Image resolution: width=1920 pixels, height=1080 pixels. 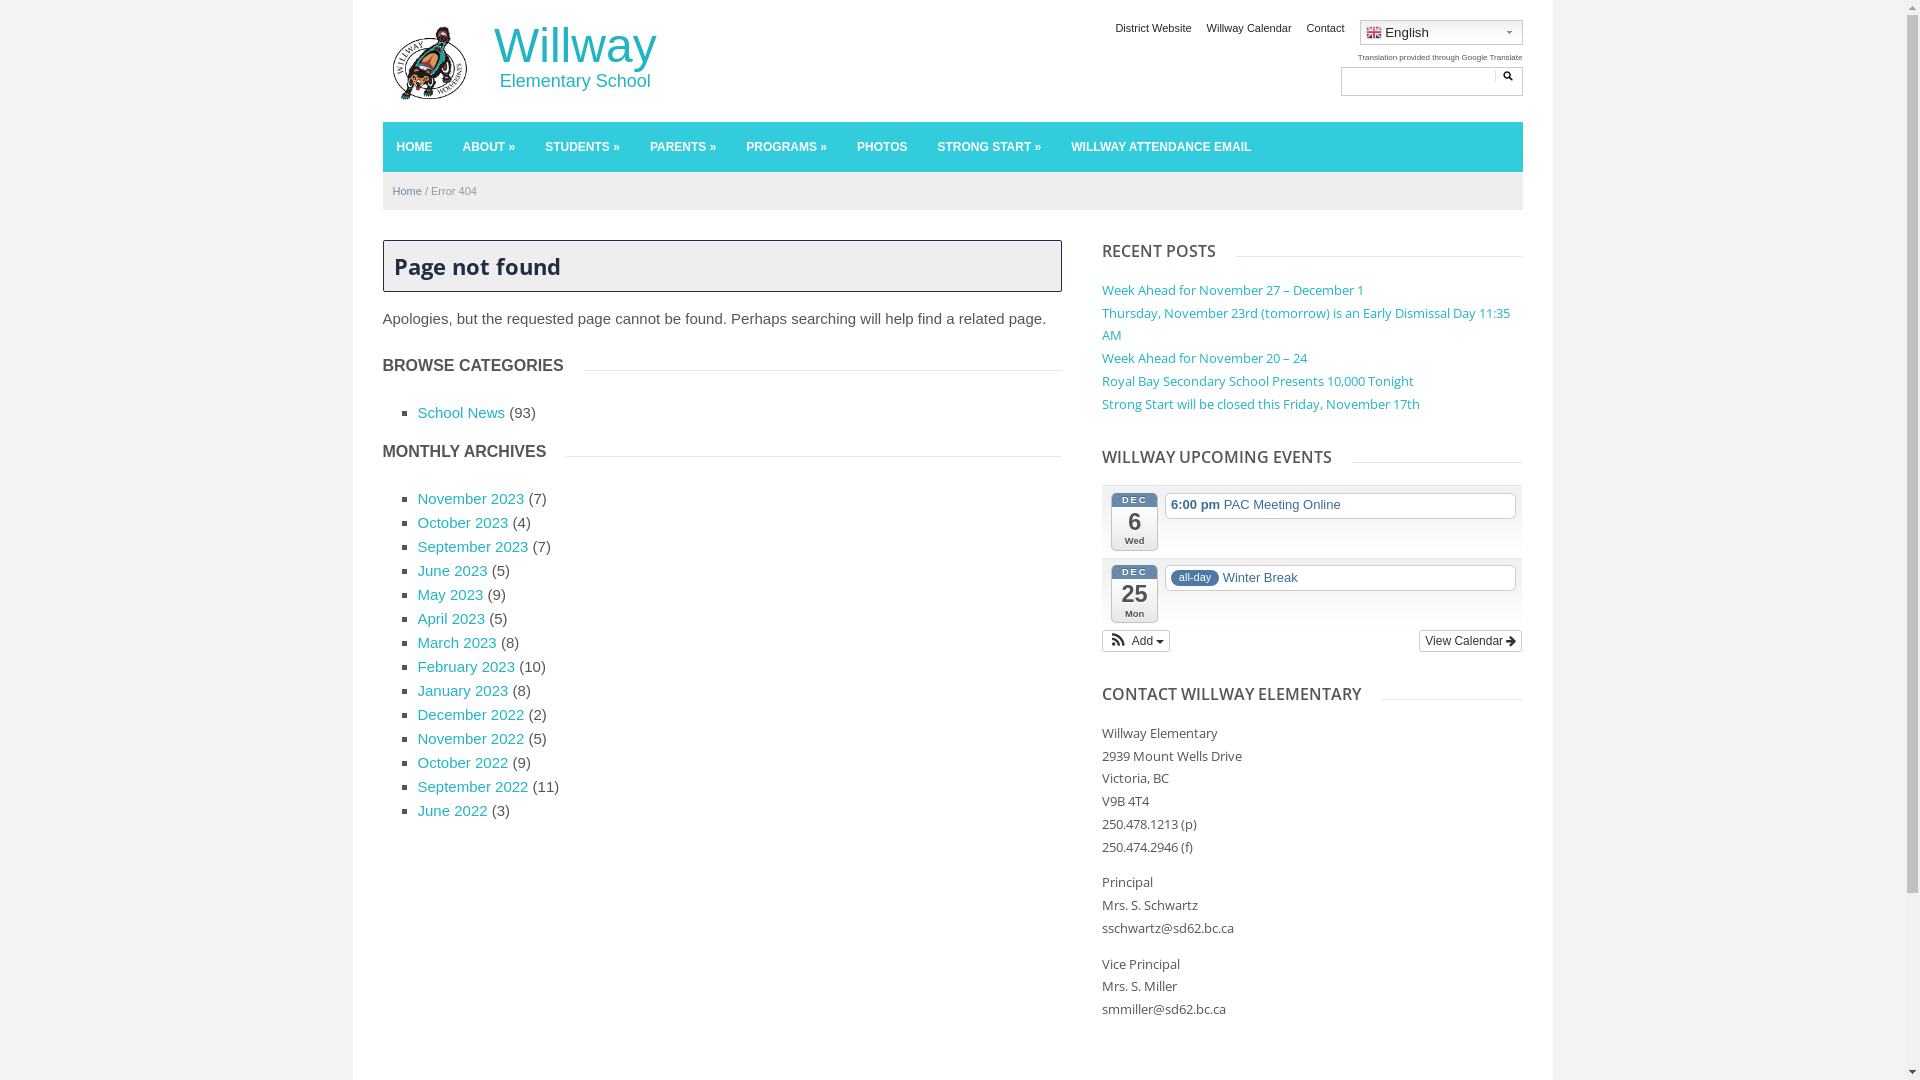 What do you see at coordinates (574, 55) in the screenshot?
I see `'Willway` at bounding box center [574, 55].